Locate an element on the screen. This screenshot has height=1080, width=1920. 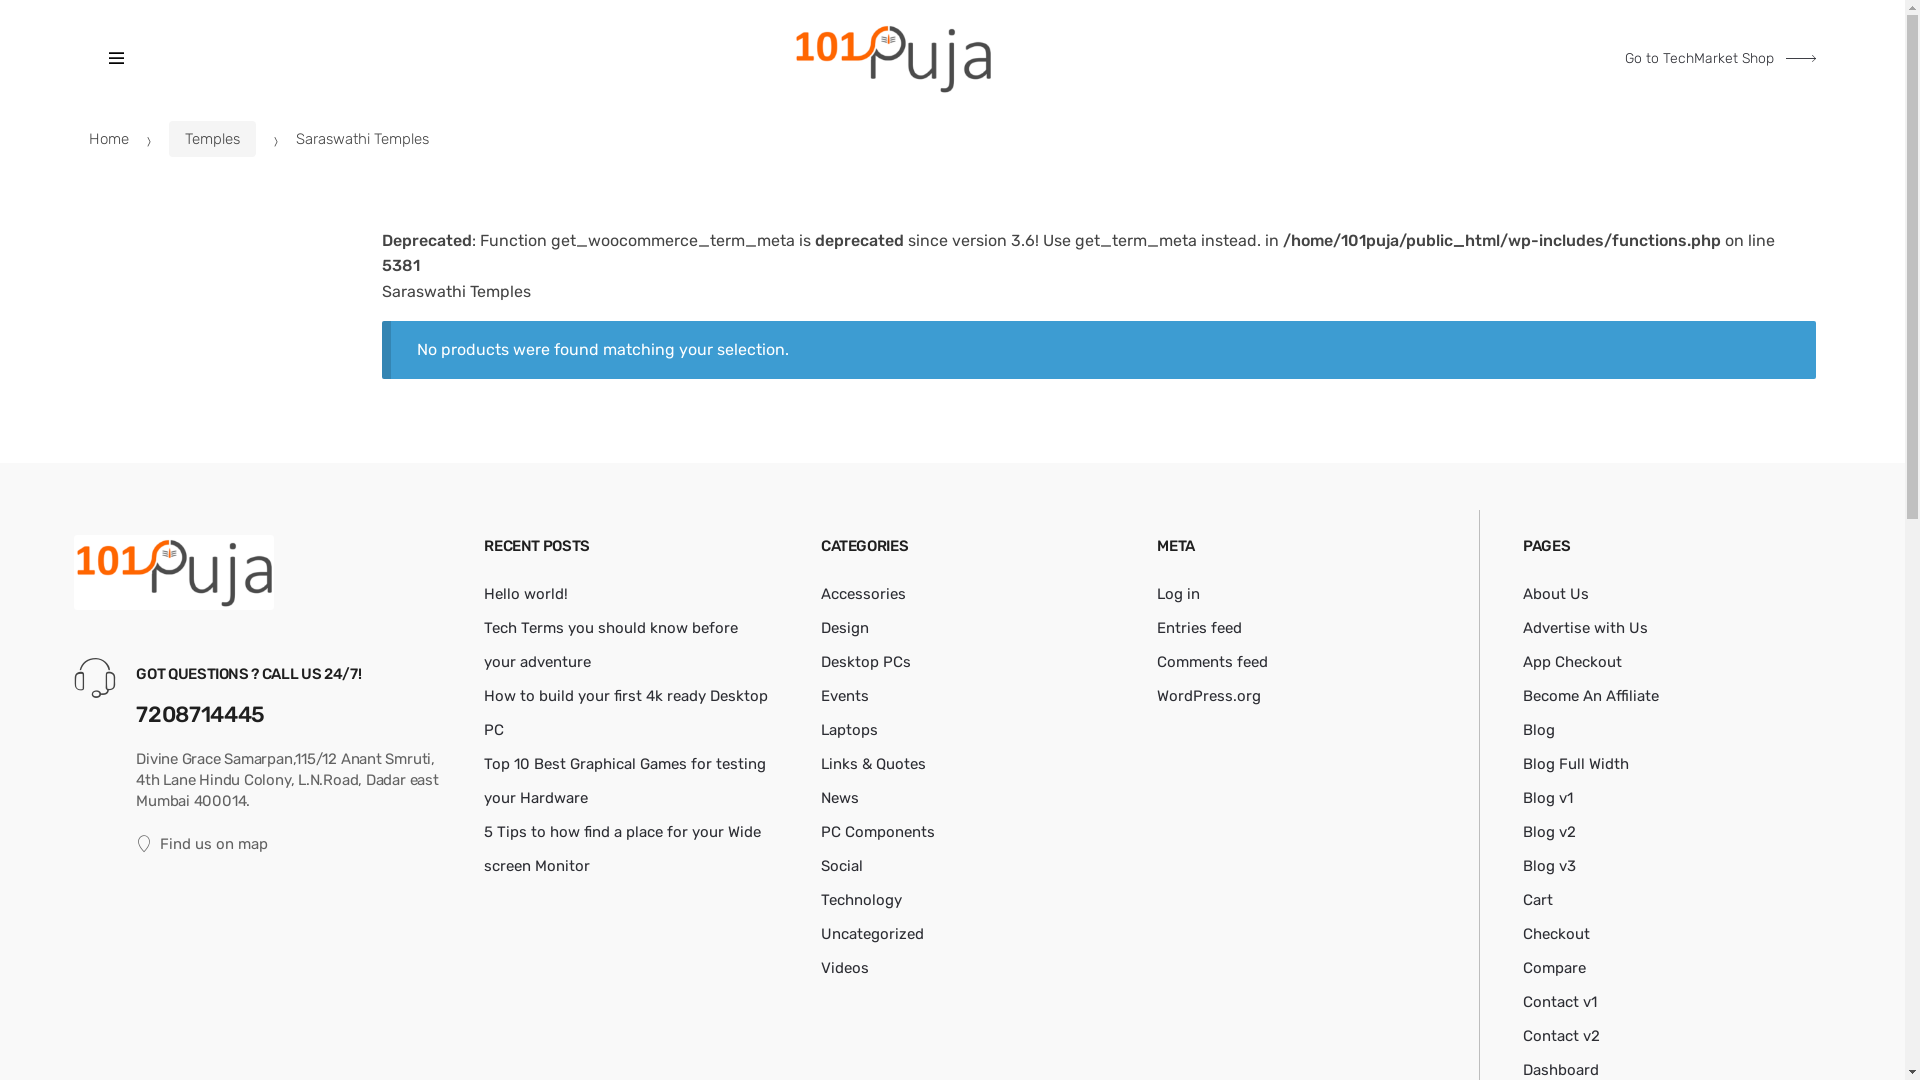
'Comments feed' is located at coordinates (1211, 662).